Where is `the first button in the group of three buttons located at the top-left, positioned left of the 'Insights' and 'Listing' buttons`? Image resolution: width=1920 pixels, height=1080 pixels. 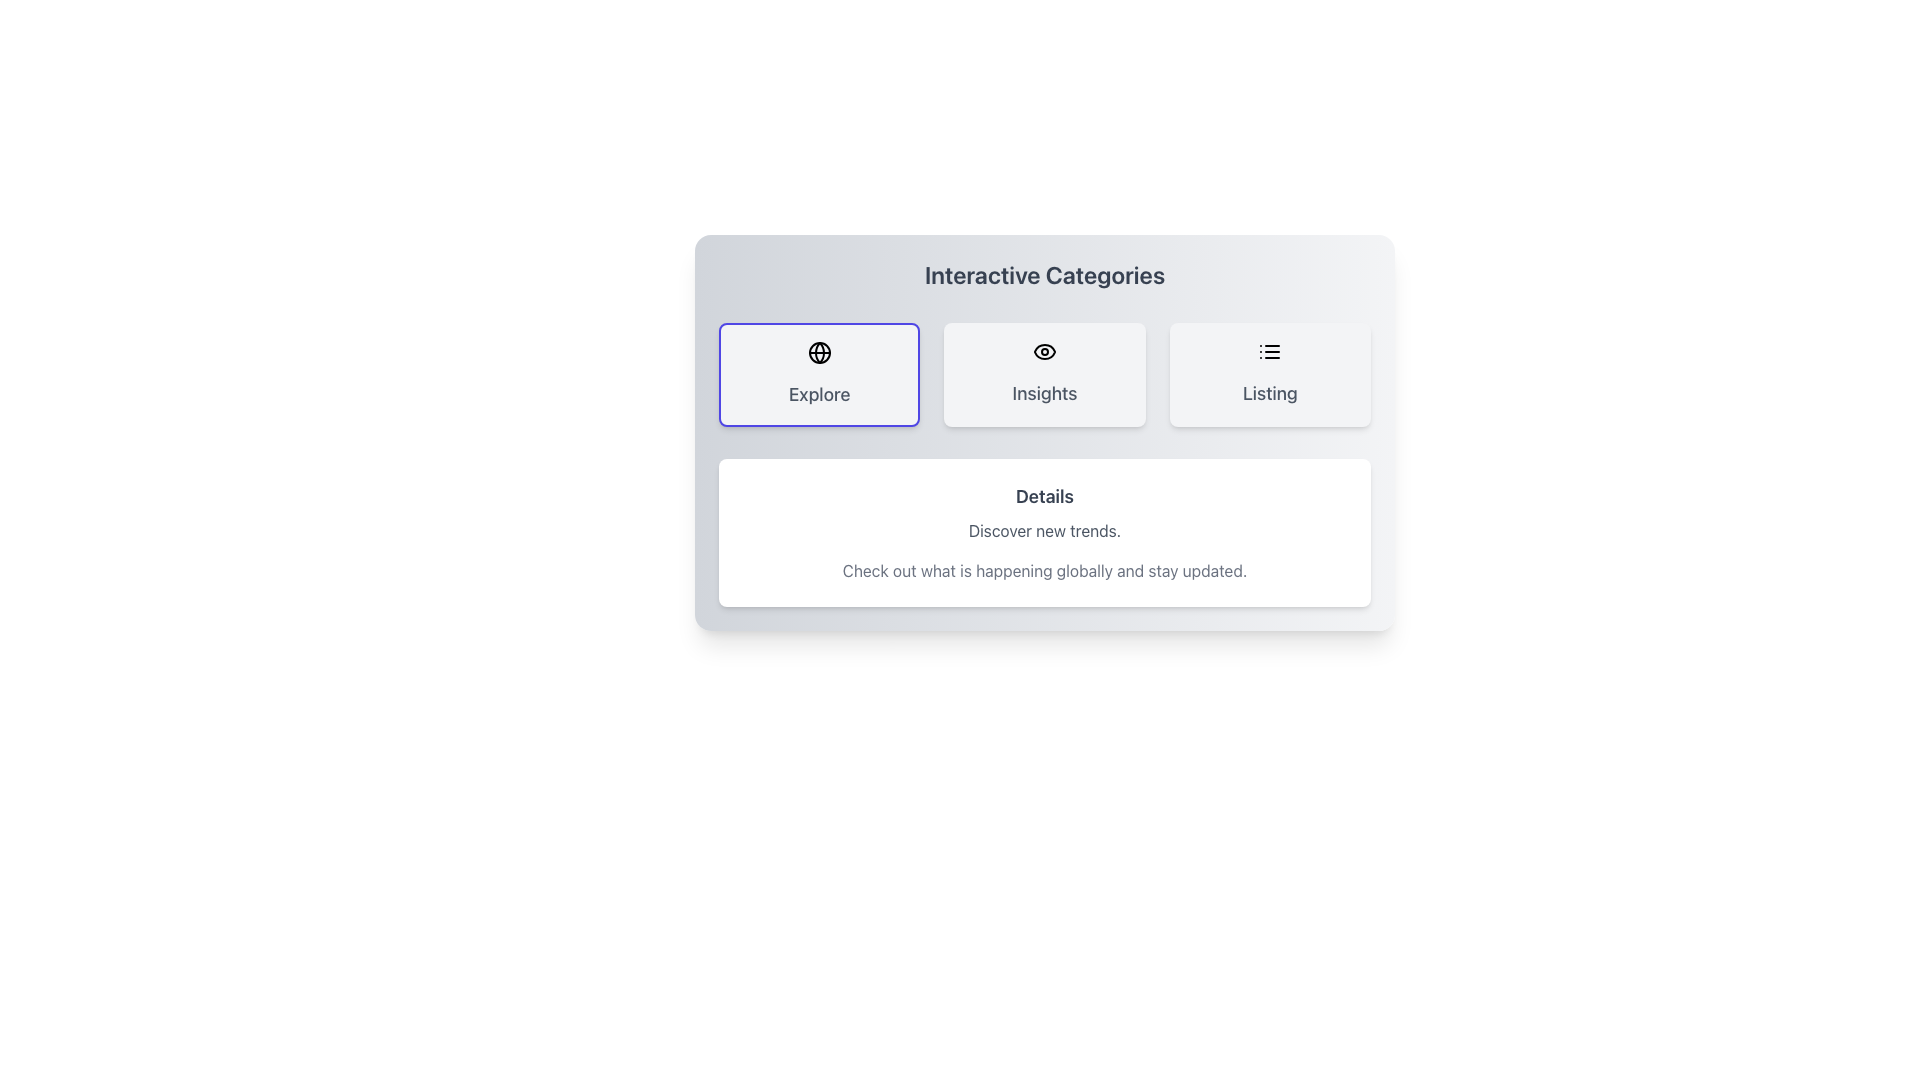 the first button in the group of three buttons located at the top-left, positioned left of the 'Insights' and 'Listing' buttons is located at coordinates (819, 374).